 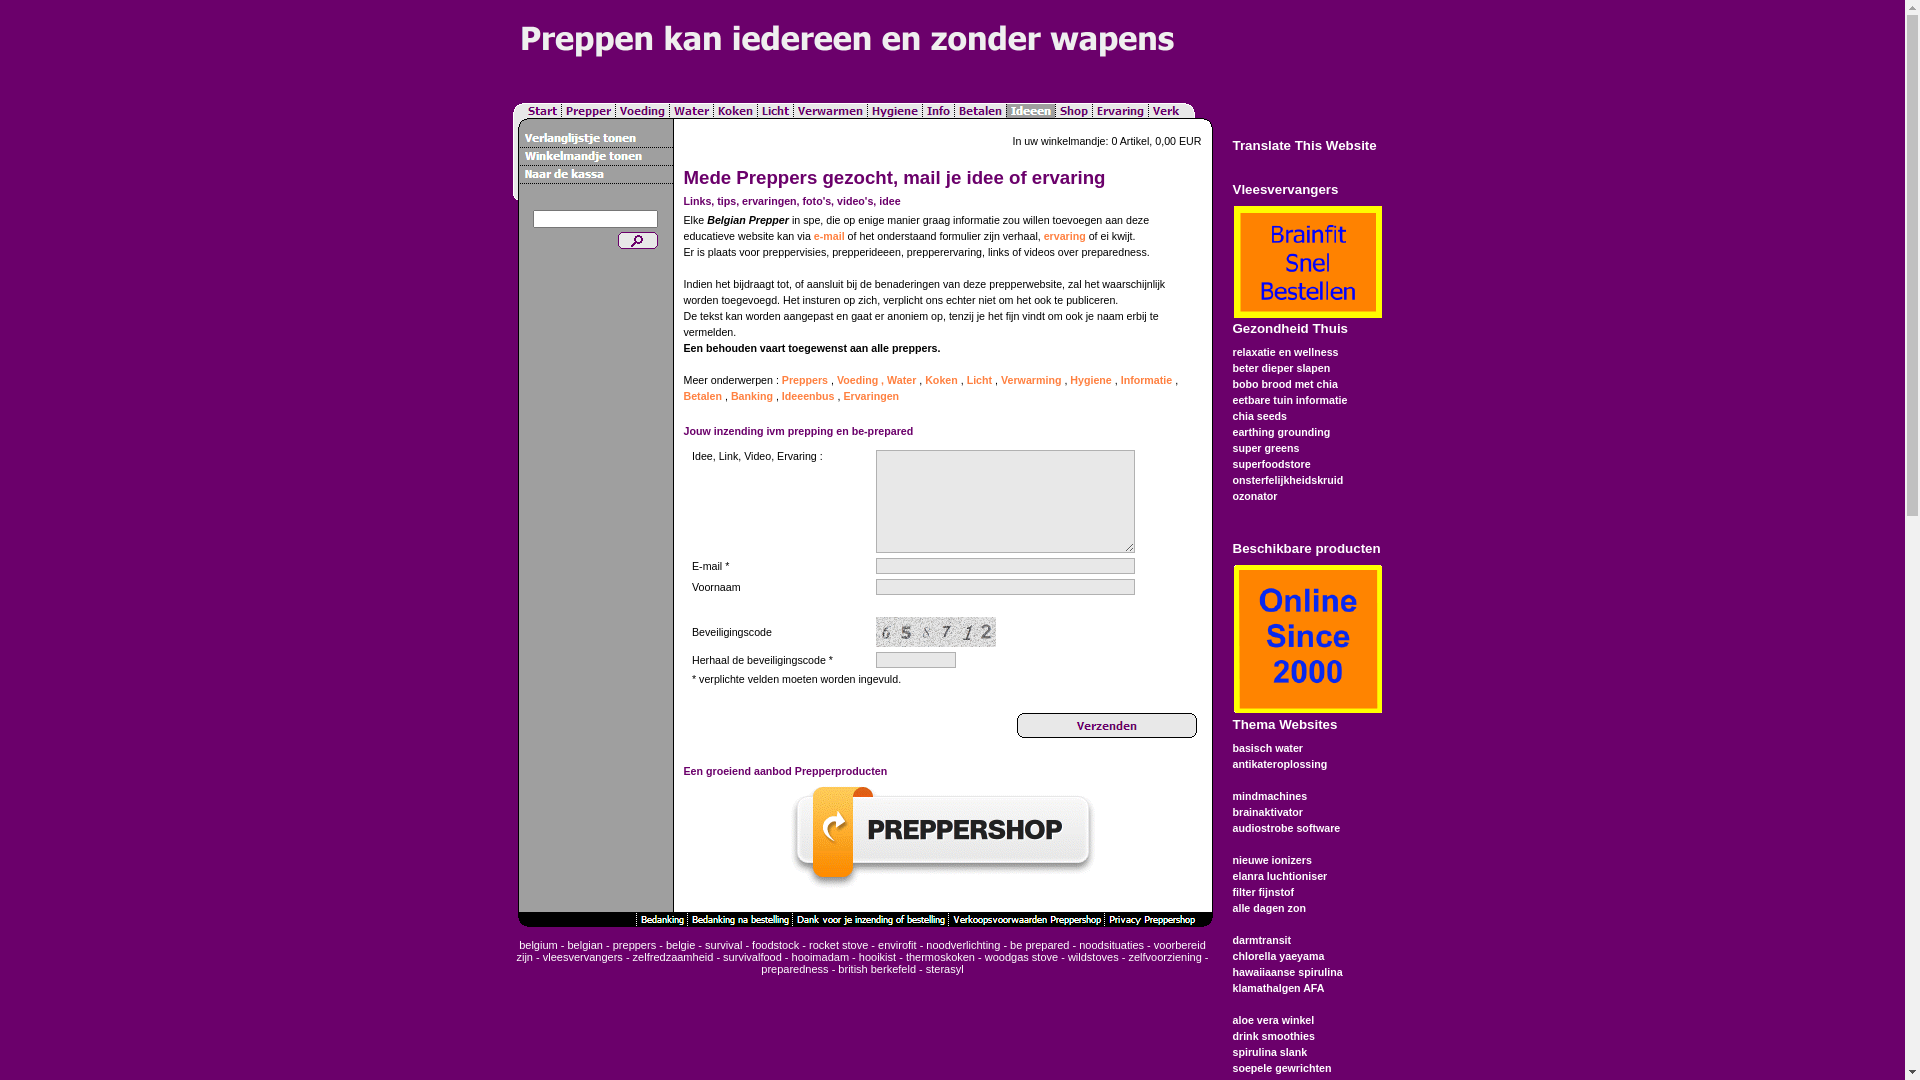 I want to click on 'chia seeds', so click(x=1258, y=415).